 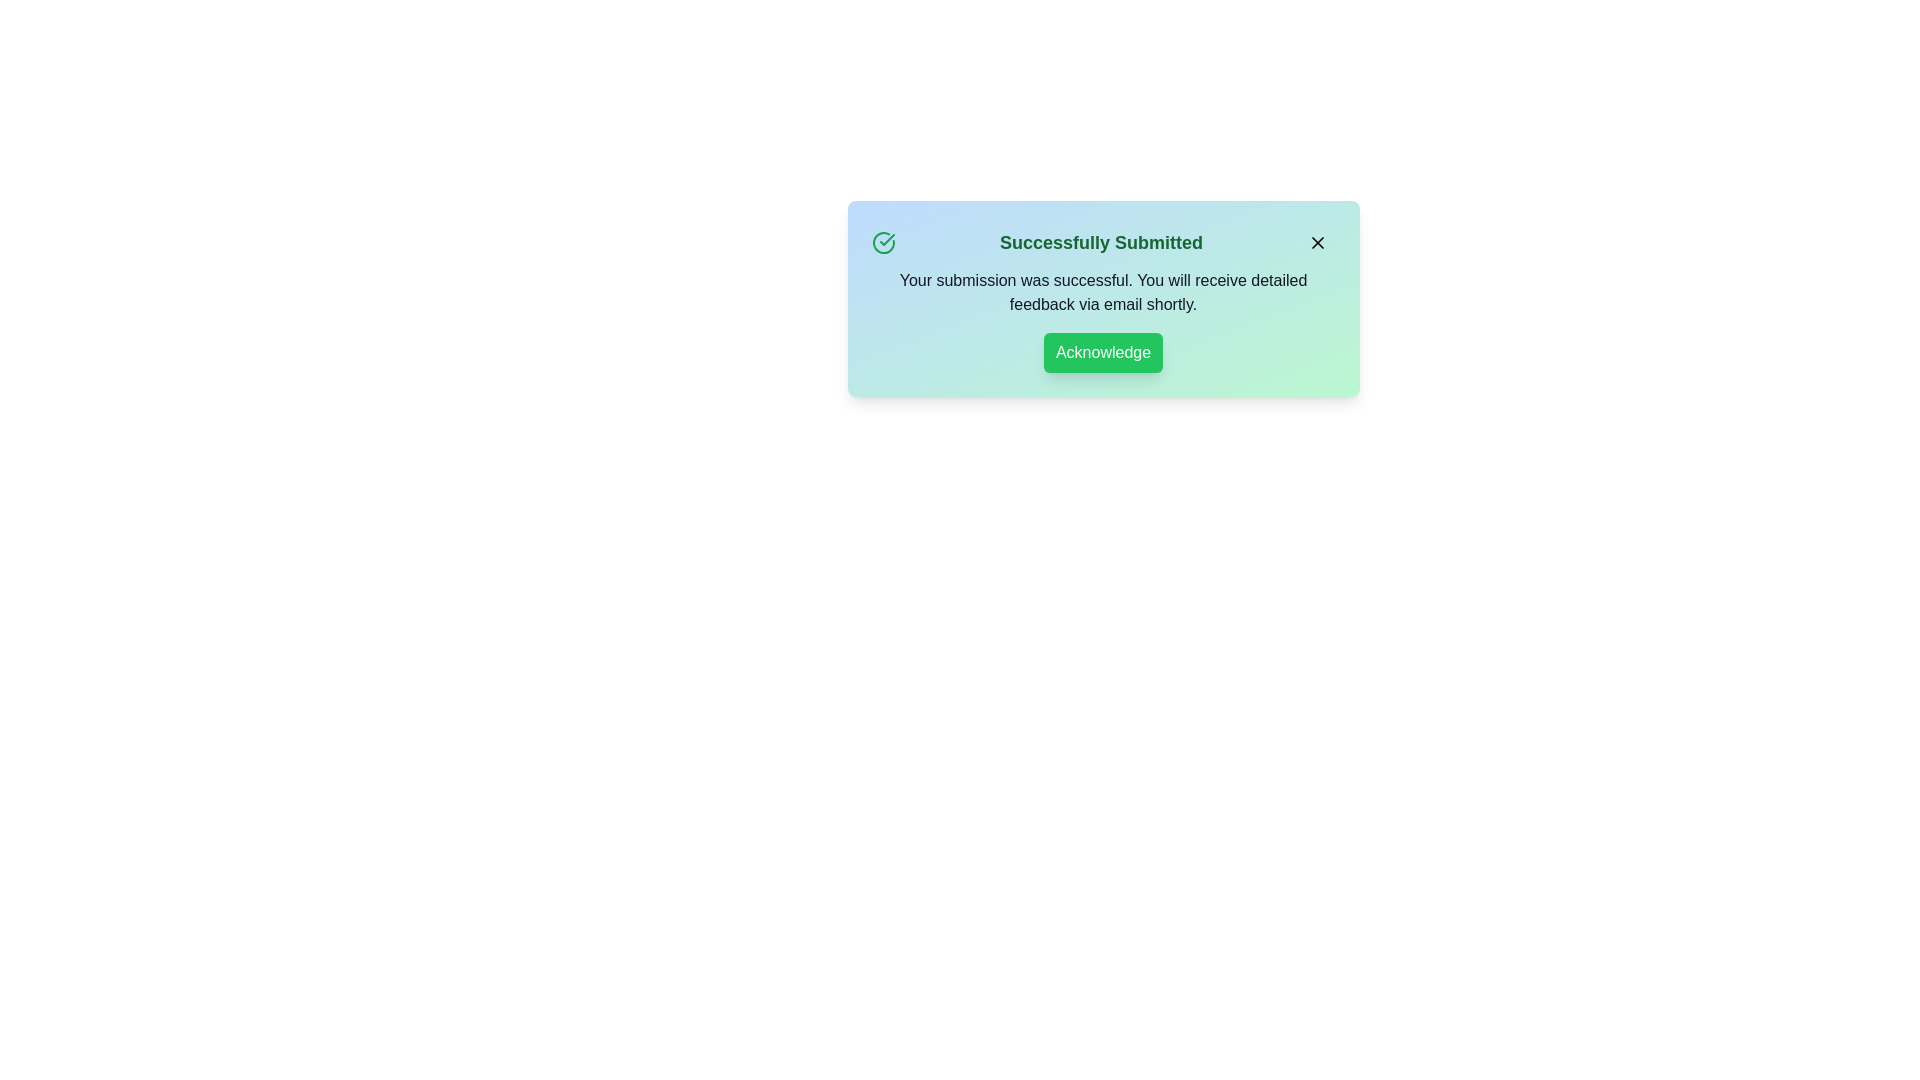 I want to click on the text 'Successfully Submitted' to highlight it, so click(x=1102, y=242).